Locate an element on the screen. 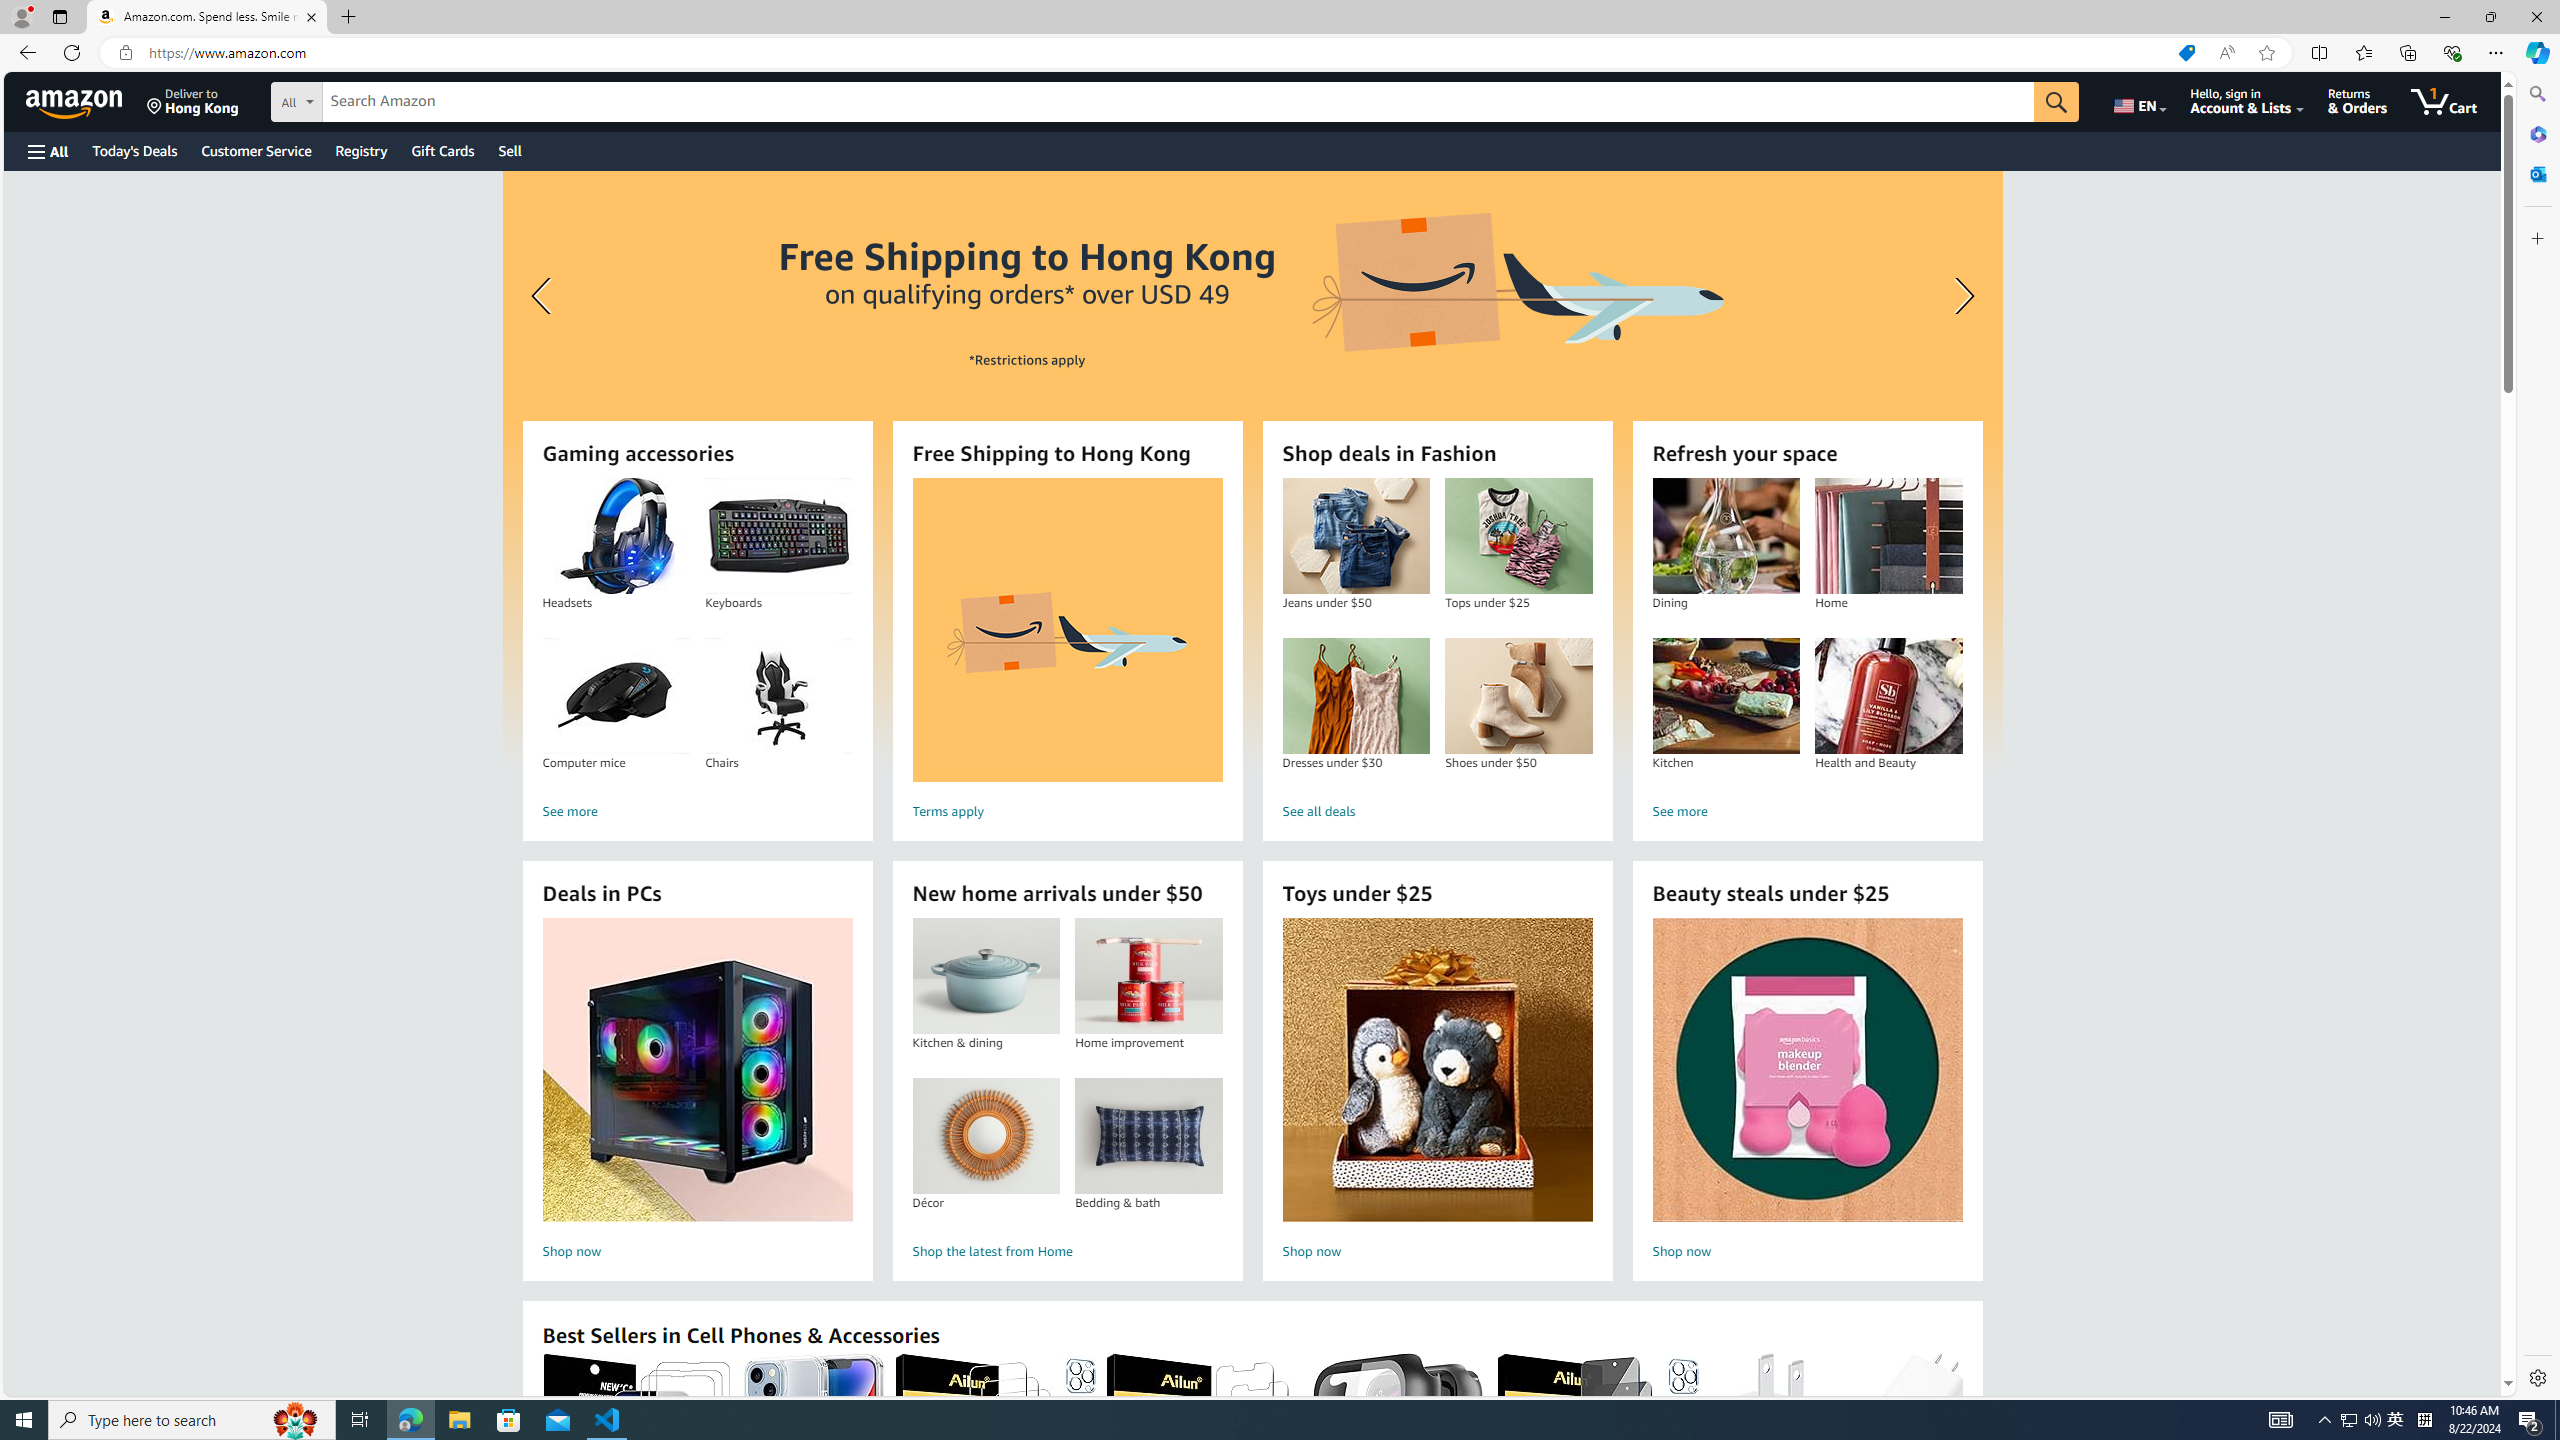 The width and height of the screenshot is (2560, 1440). 'Bedding & bath' is located at coordinates (1149, 1135).